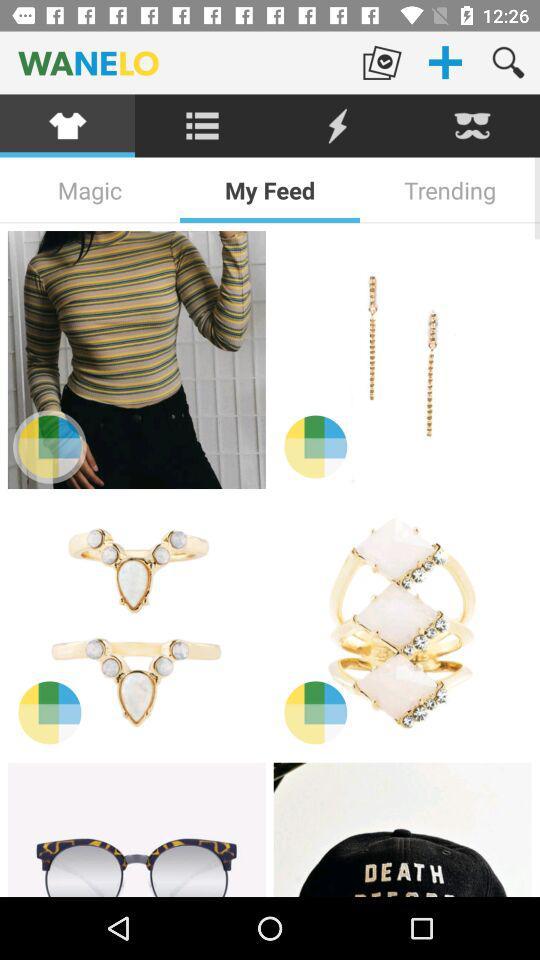  Describe the element at coordinates (135, 360) in the screenshot. I see `clickable picture of style` at that location.